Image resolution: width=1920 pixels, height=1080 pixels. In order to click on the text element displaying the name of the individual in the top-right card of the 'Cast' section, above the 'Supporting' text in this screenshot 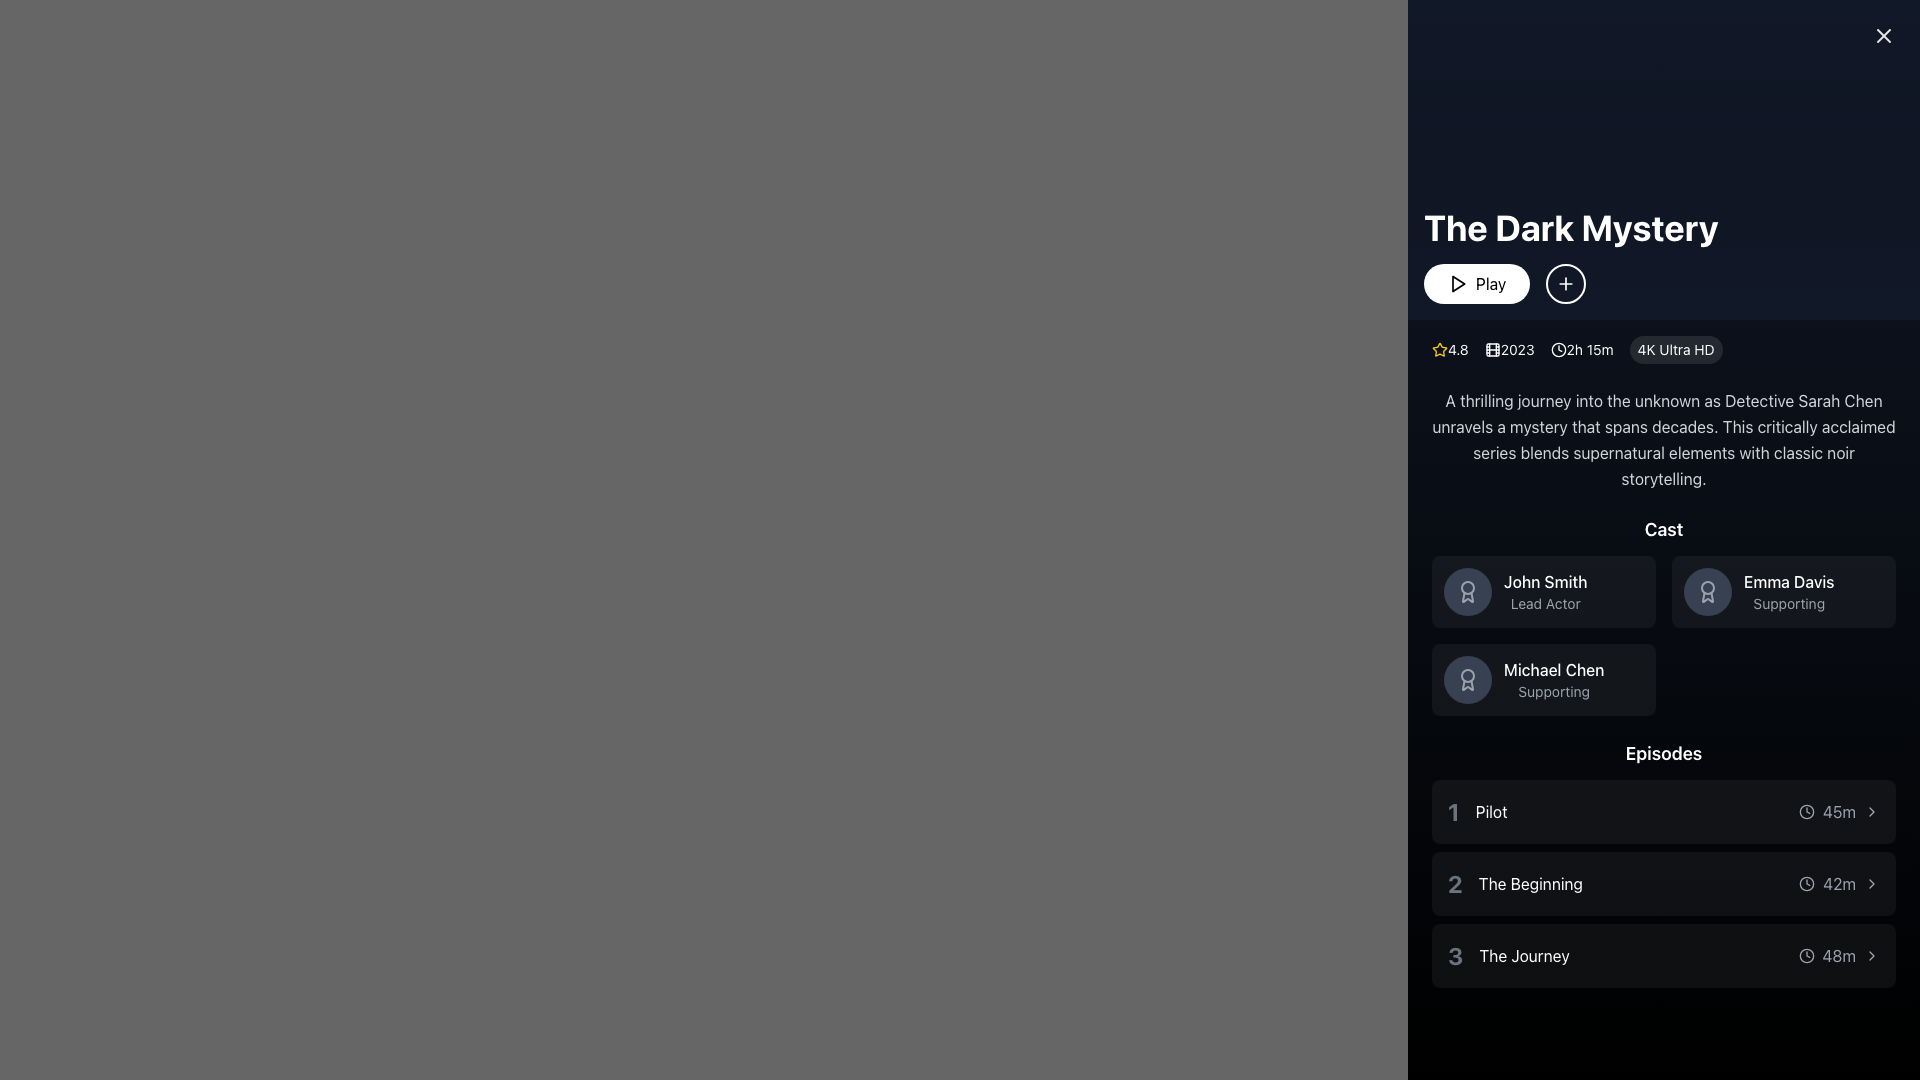, I will do `click(1789, 582)`.